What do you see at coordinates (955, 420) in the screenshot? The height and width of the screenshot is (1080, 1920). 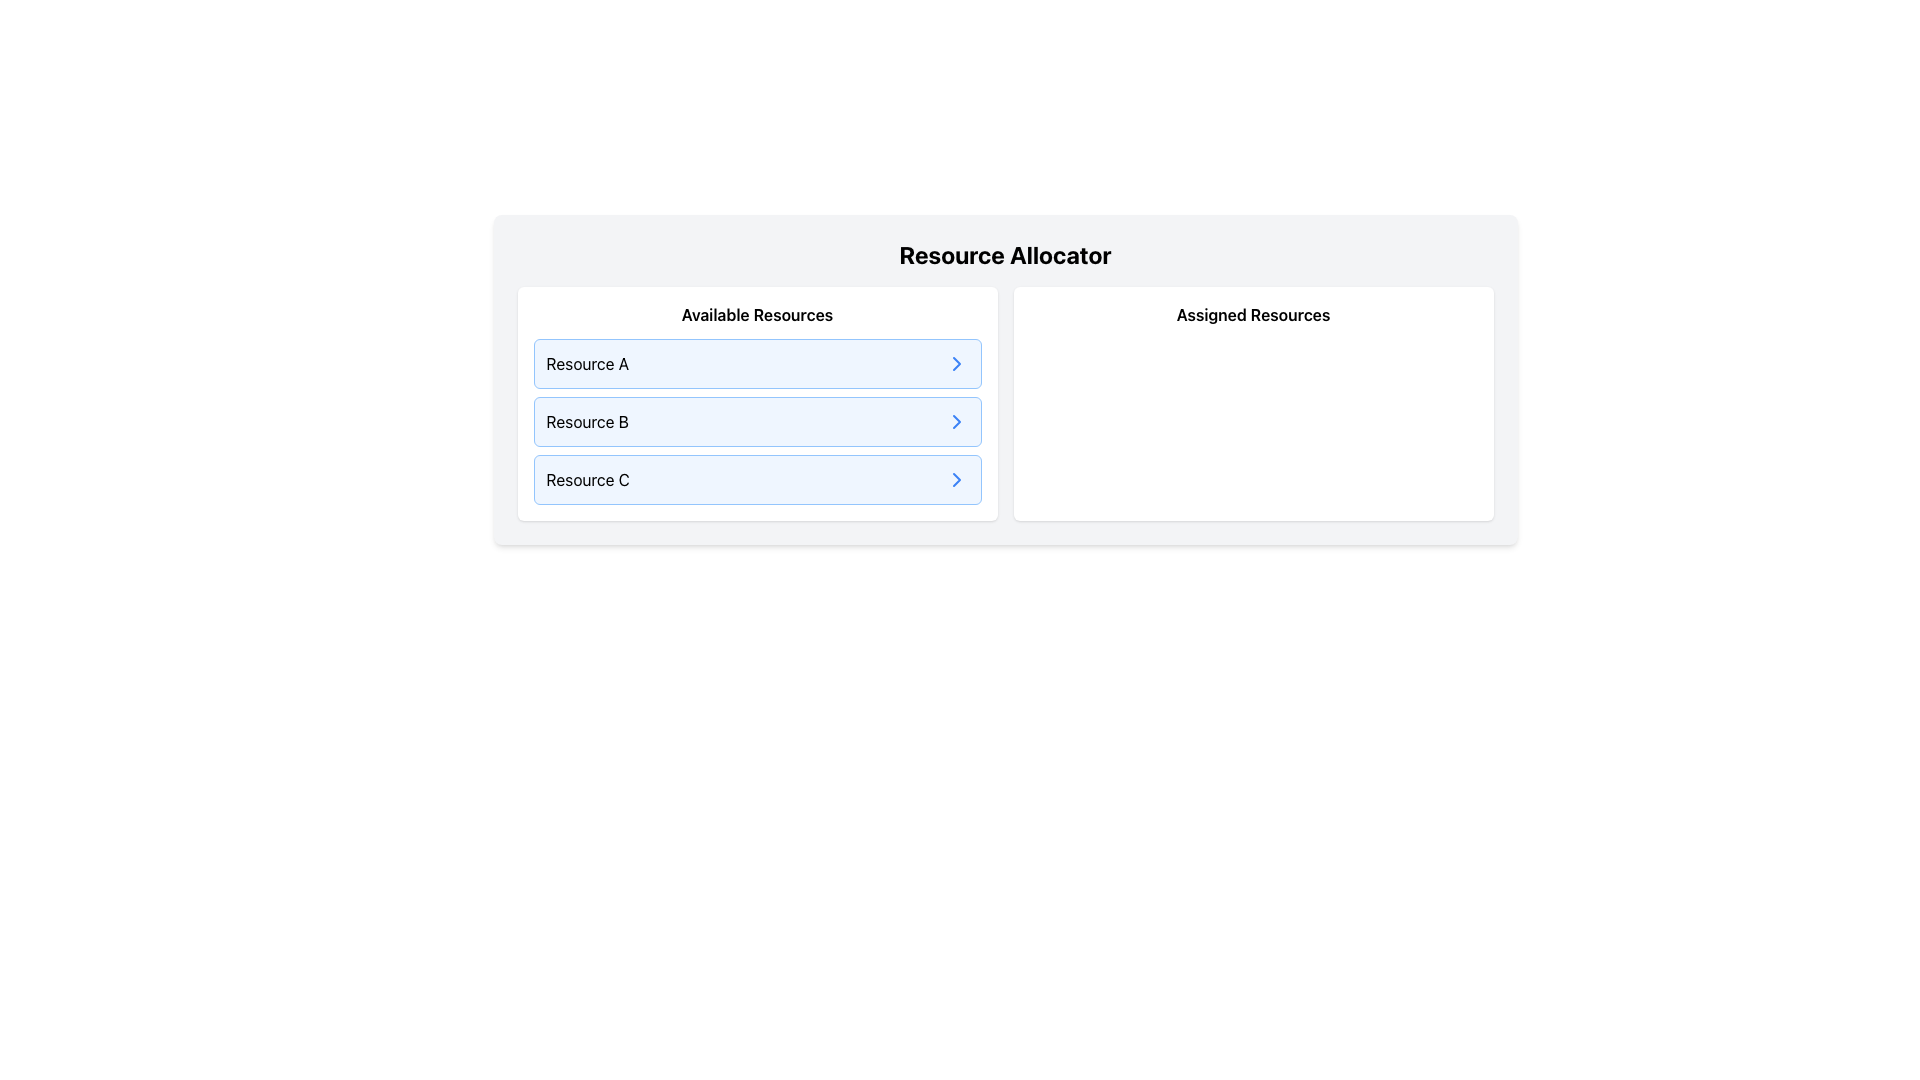 I see `the right-facing chevron icon button located at the far right end of the 'Resource B' card to observe the potential styling change` at bounding box center [955, 420].